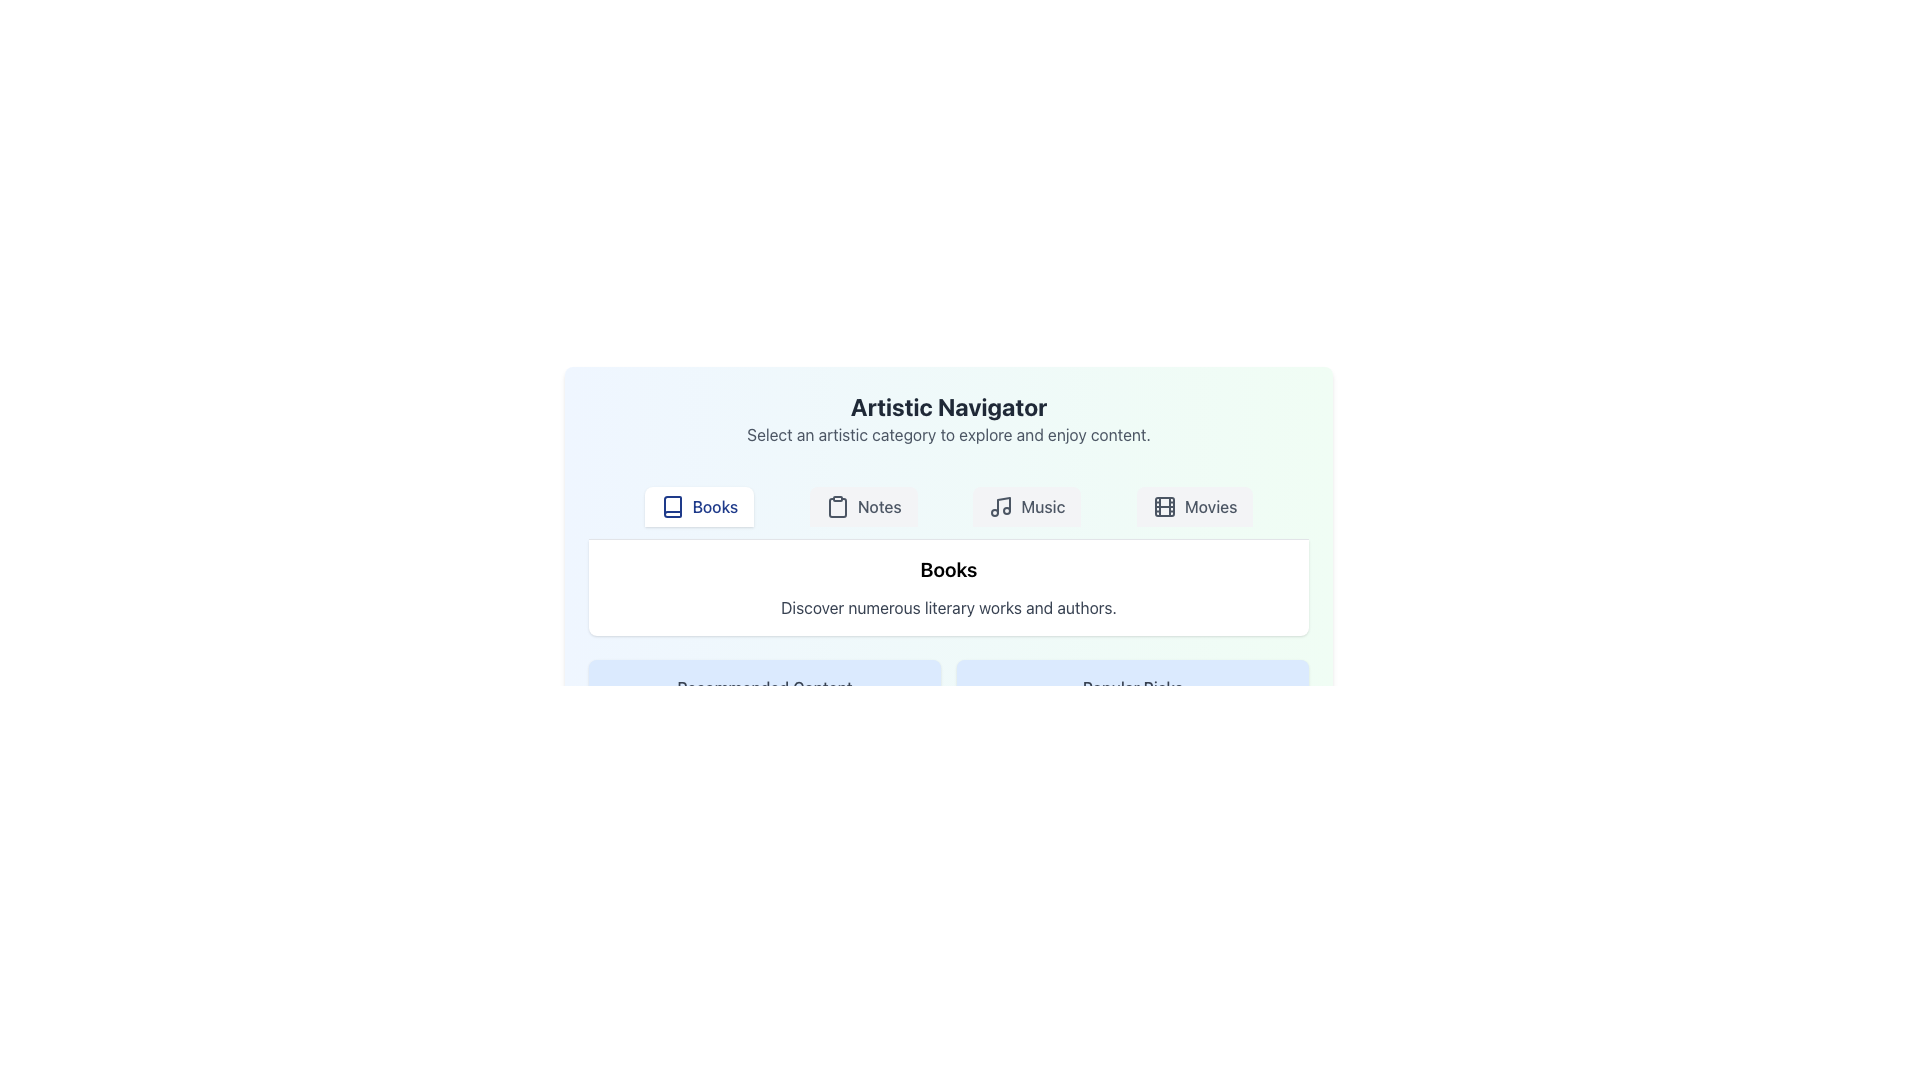 The height and width of the screenshot is (1080, 1920). Describe the element at coordinates (948, 570) in the screenshot. I see `the 'Books' text label, which is presented in a bold and enlarged font, located in the upper-middle section of the interface within a white rectangular area` at that location.